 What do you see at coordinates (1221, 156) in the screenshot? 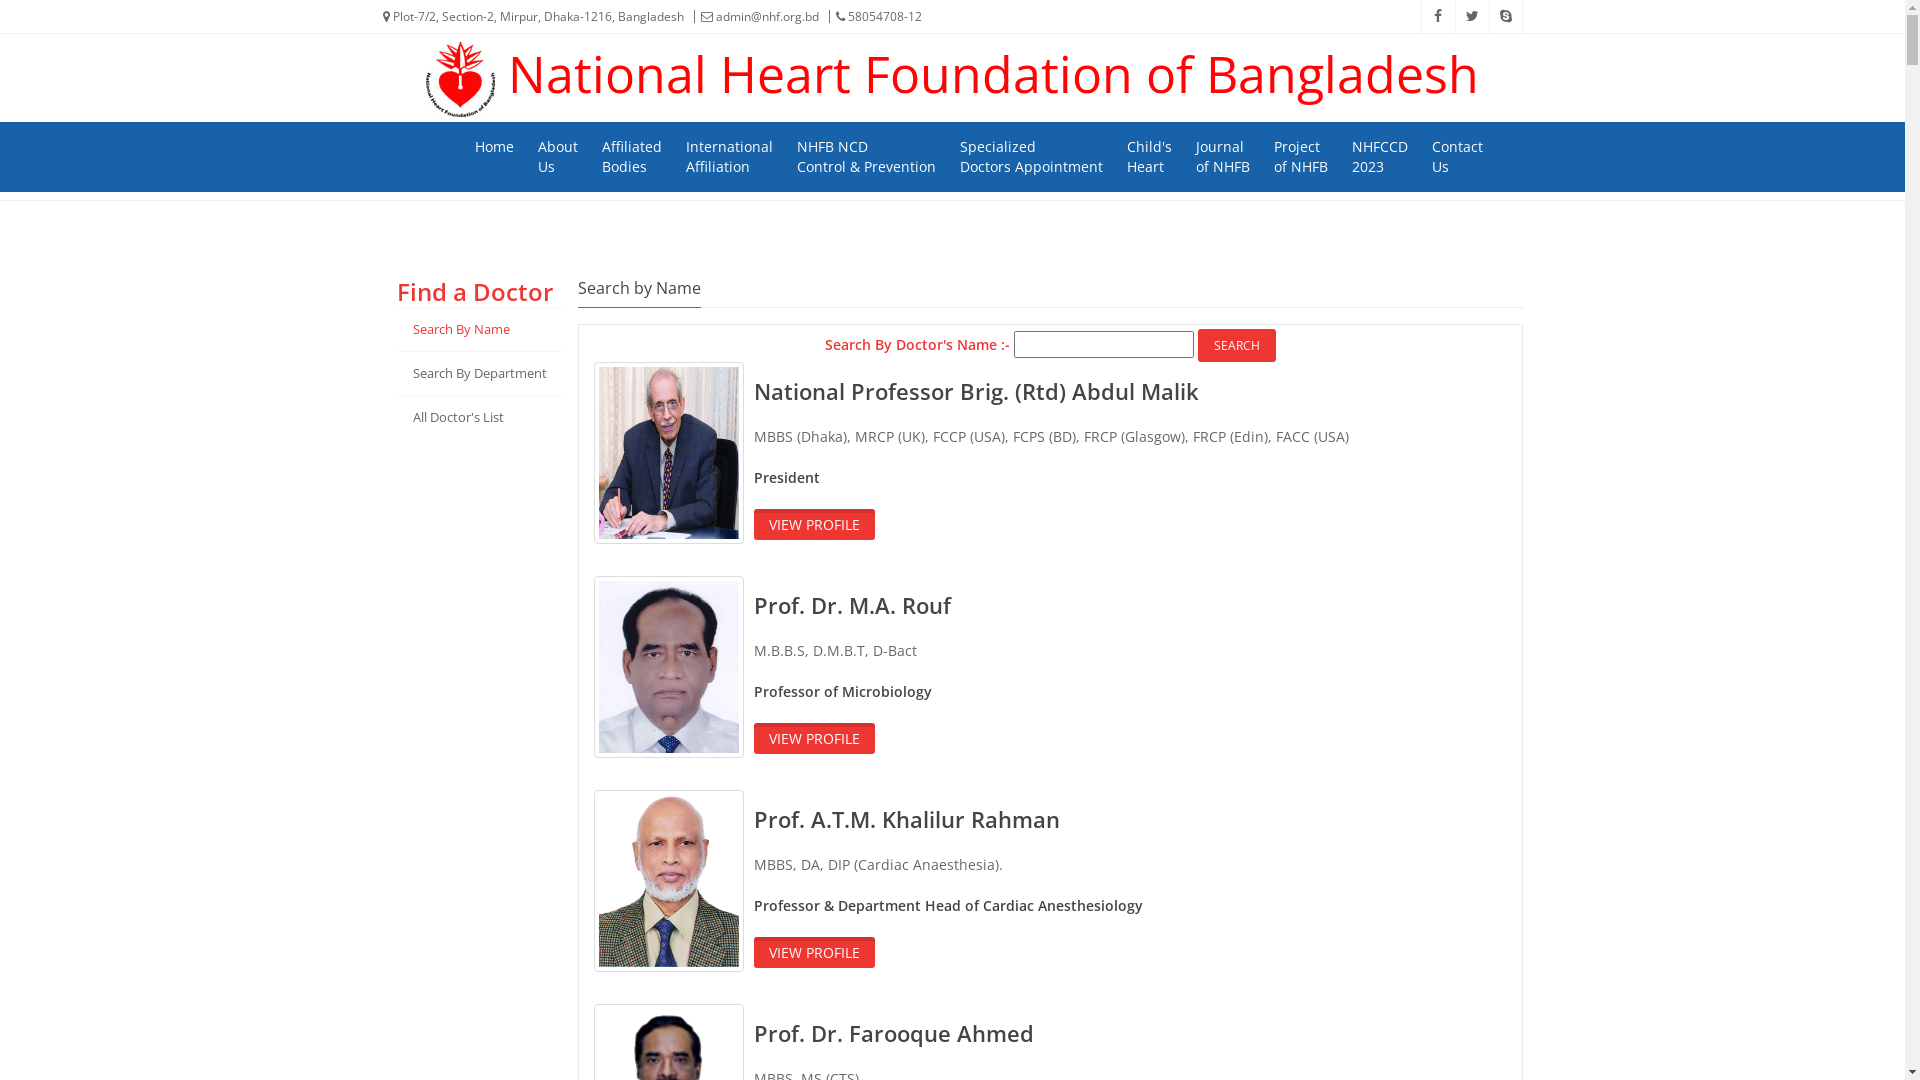
I see `'Journal` at bounding box center [1221, 156].